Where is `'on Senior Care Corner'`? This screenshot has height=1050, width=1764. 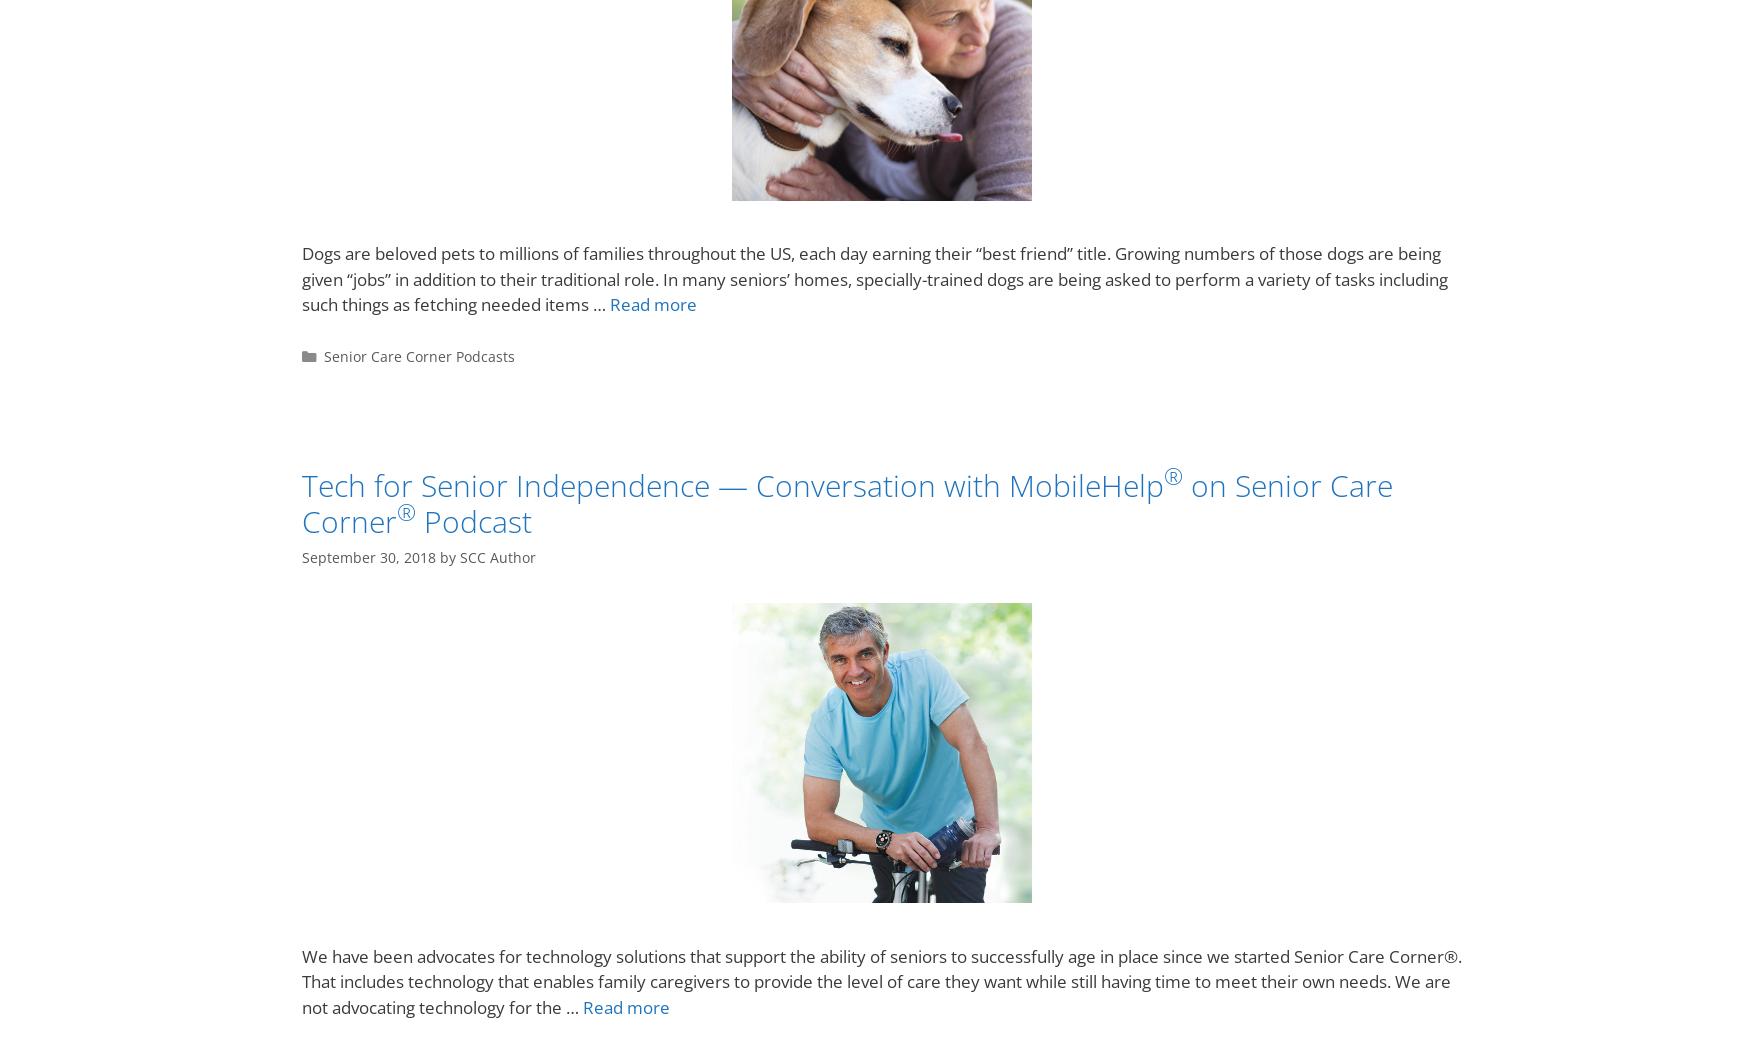
'on Senior Care Corner' is located at coordinates (301, 502).